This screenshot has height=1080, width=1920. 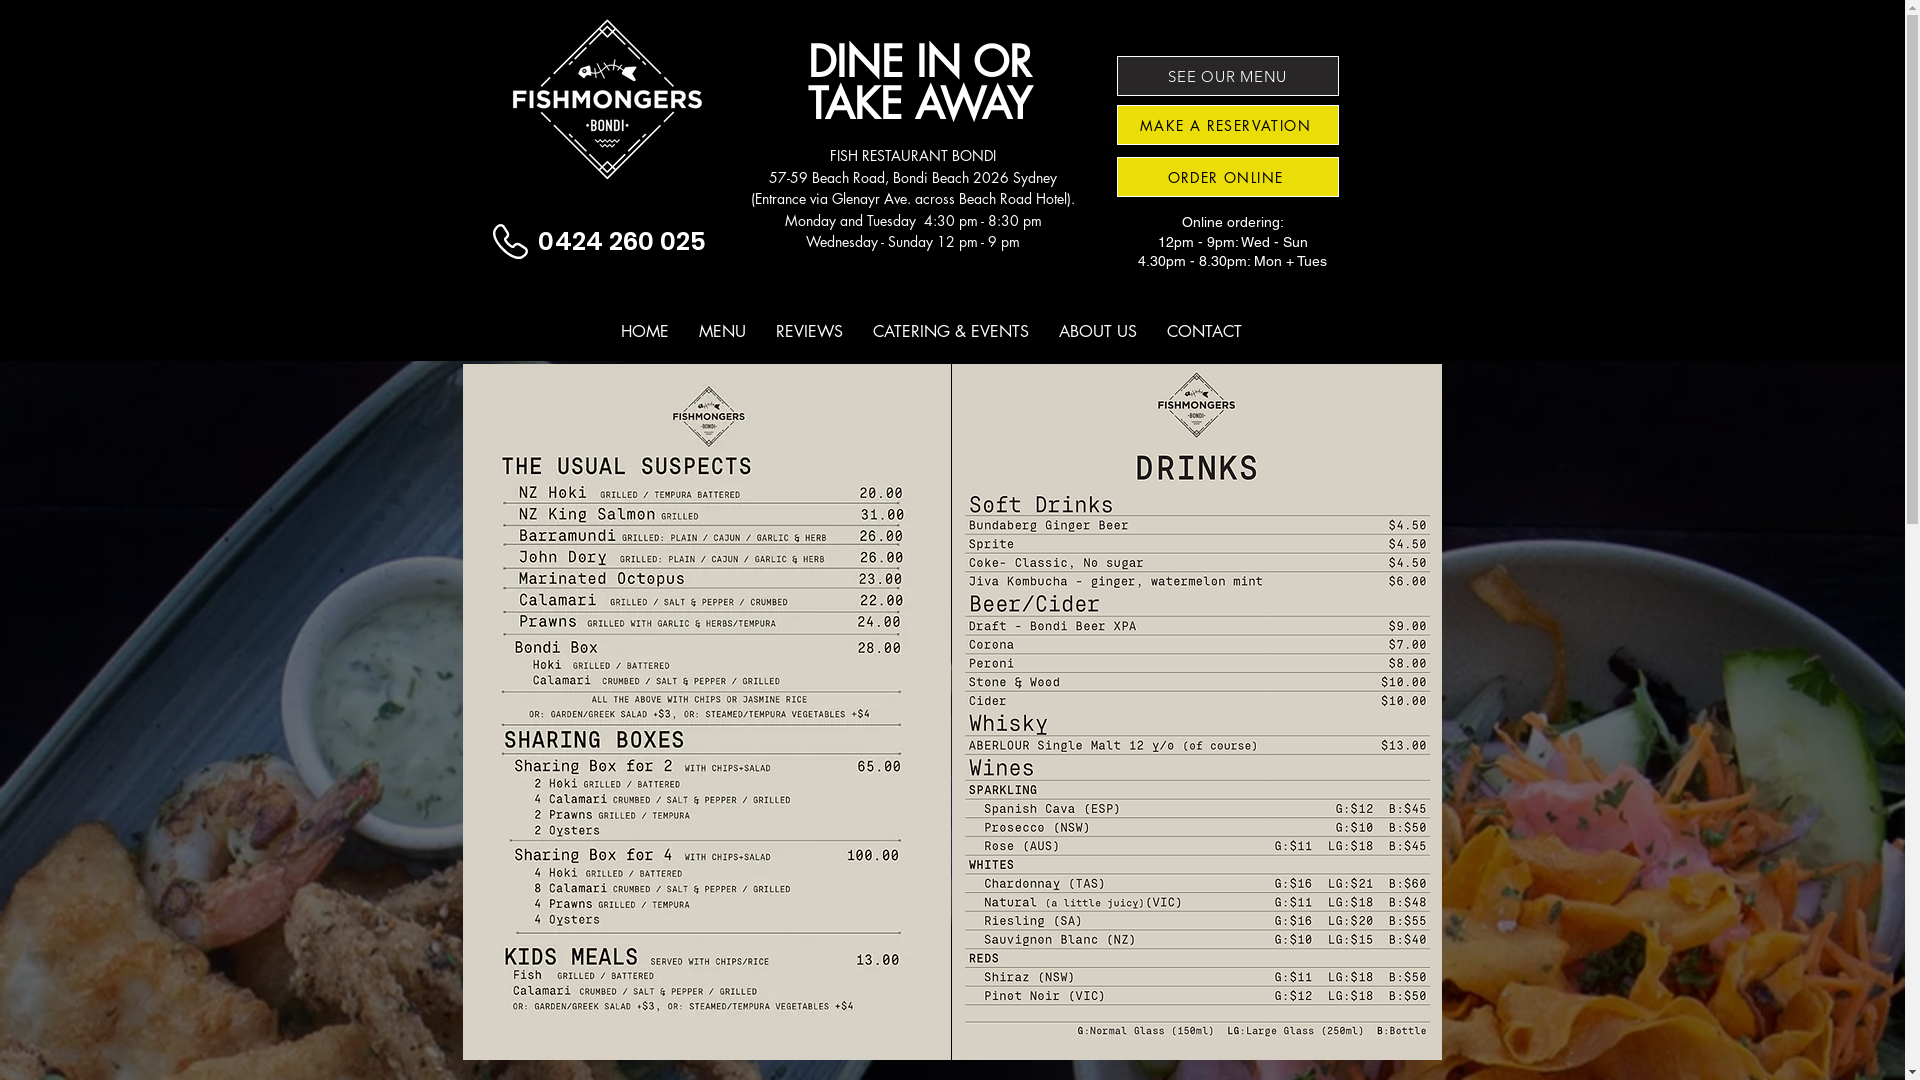 I want to click on 'CATERING & EVENTS', so click(x=949, y=330).